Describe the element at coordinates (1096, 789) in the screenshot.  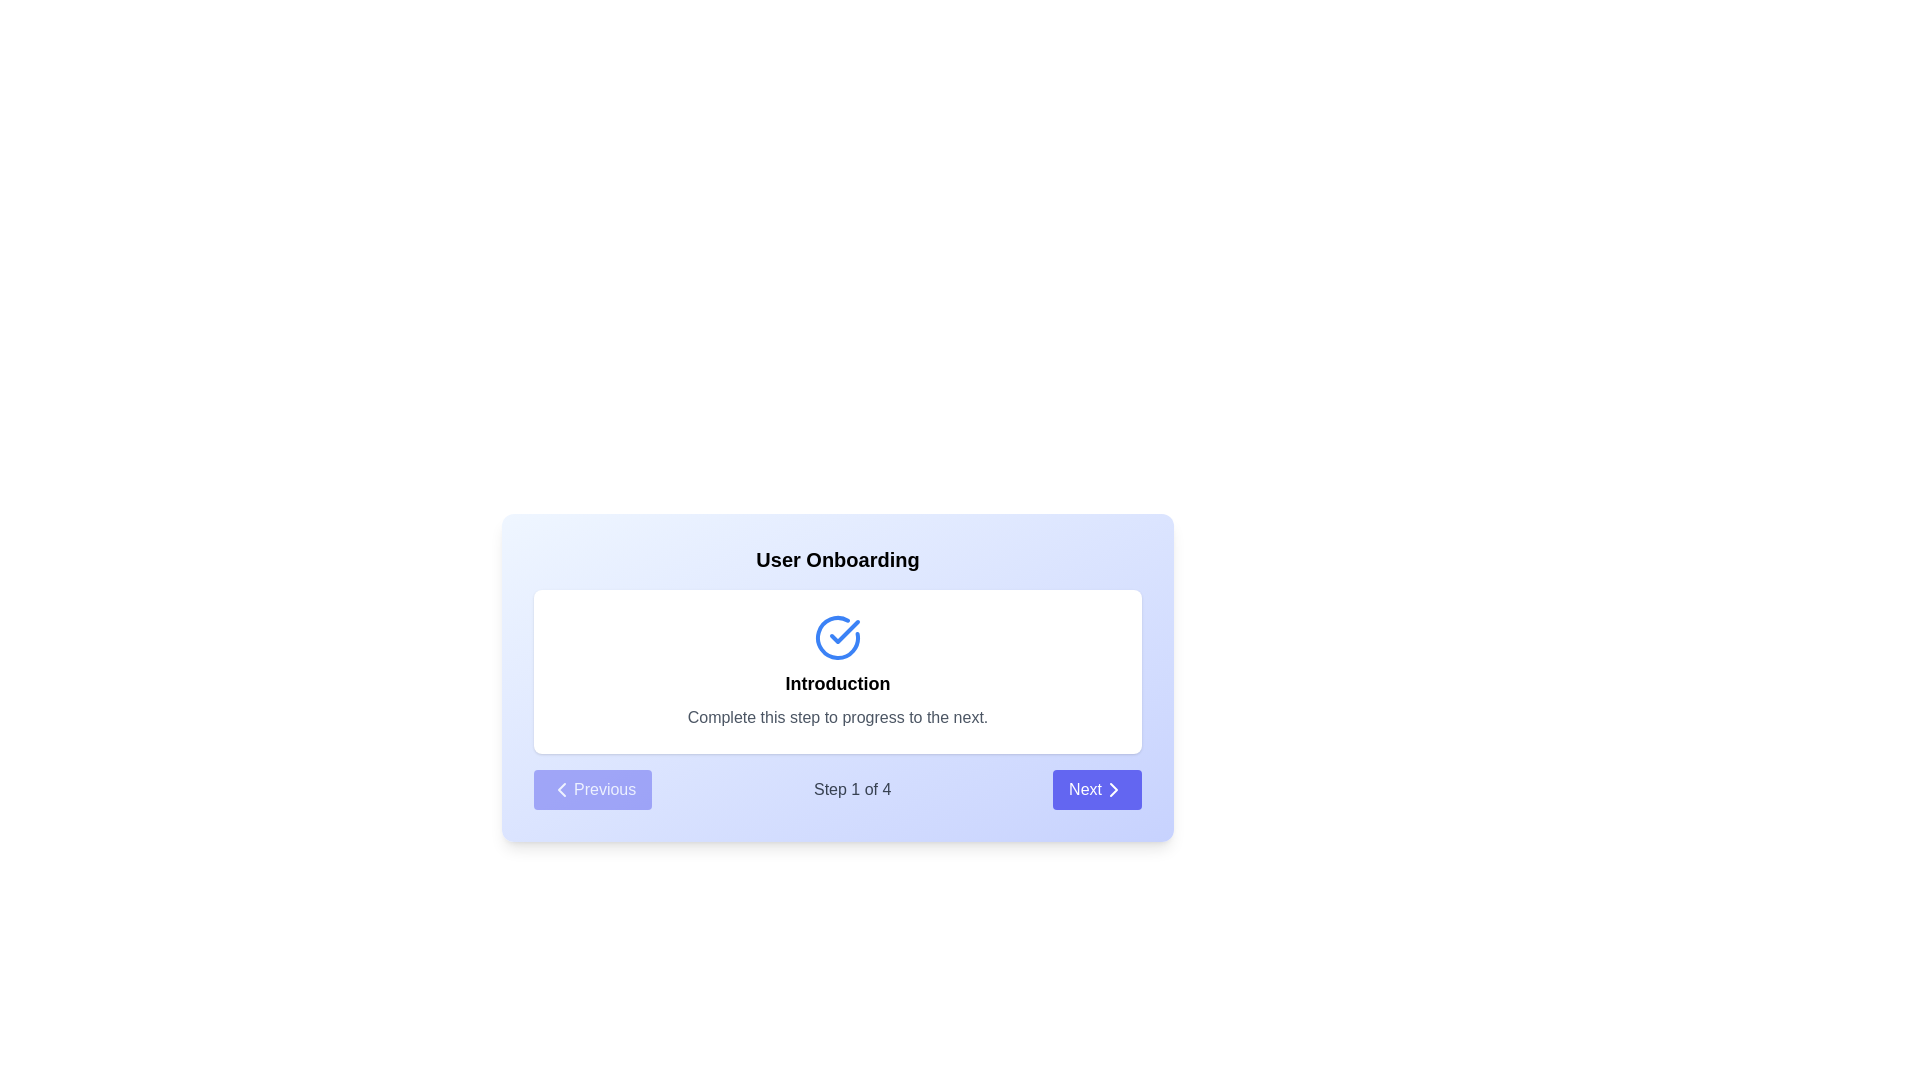
I see `'Next' button to navigate to the next step` at that location.